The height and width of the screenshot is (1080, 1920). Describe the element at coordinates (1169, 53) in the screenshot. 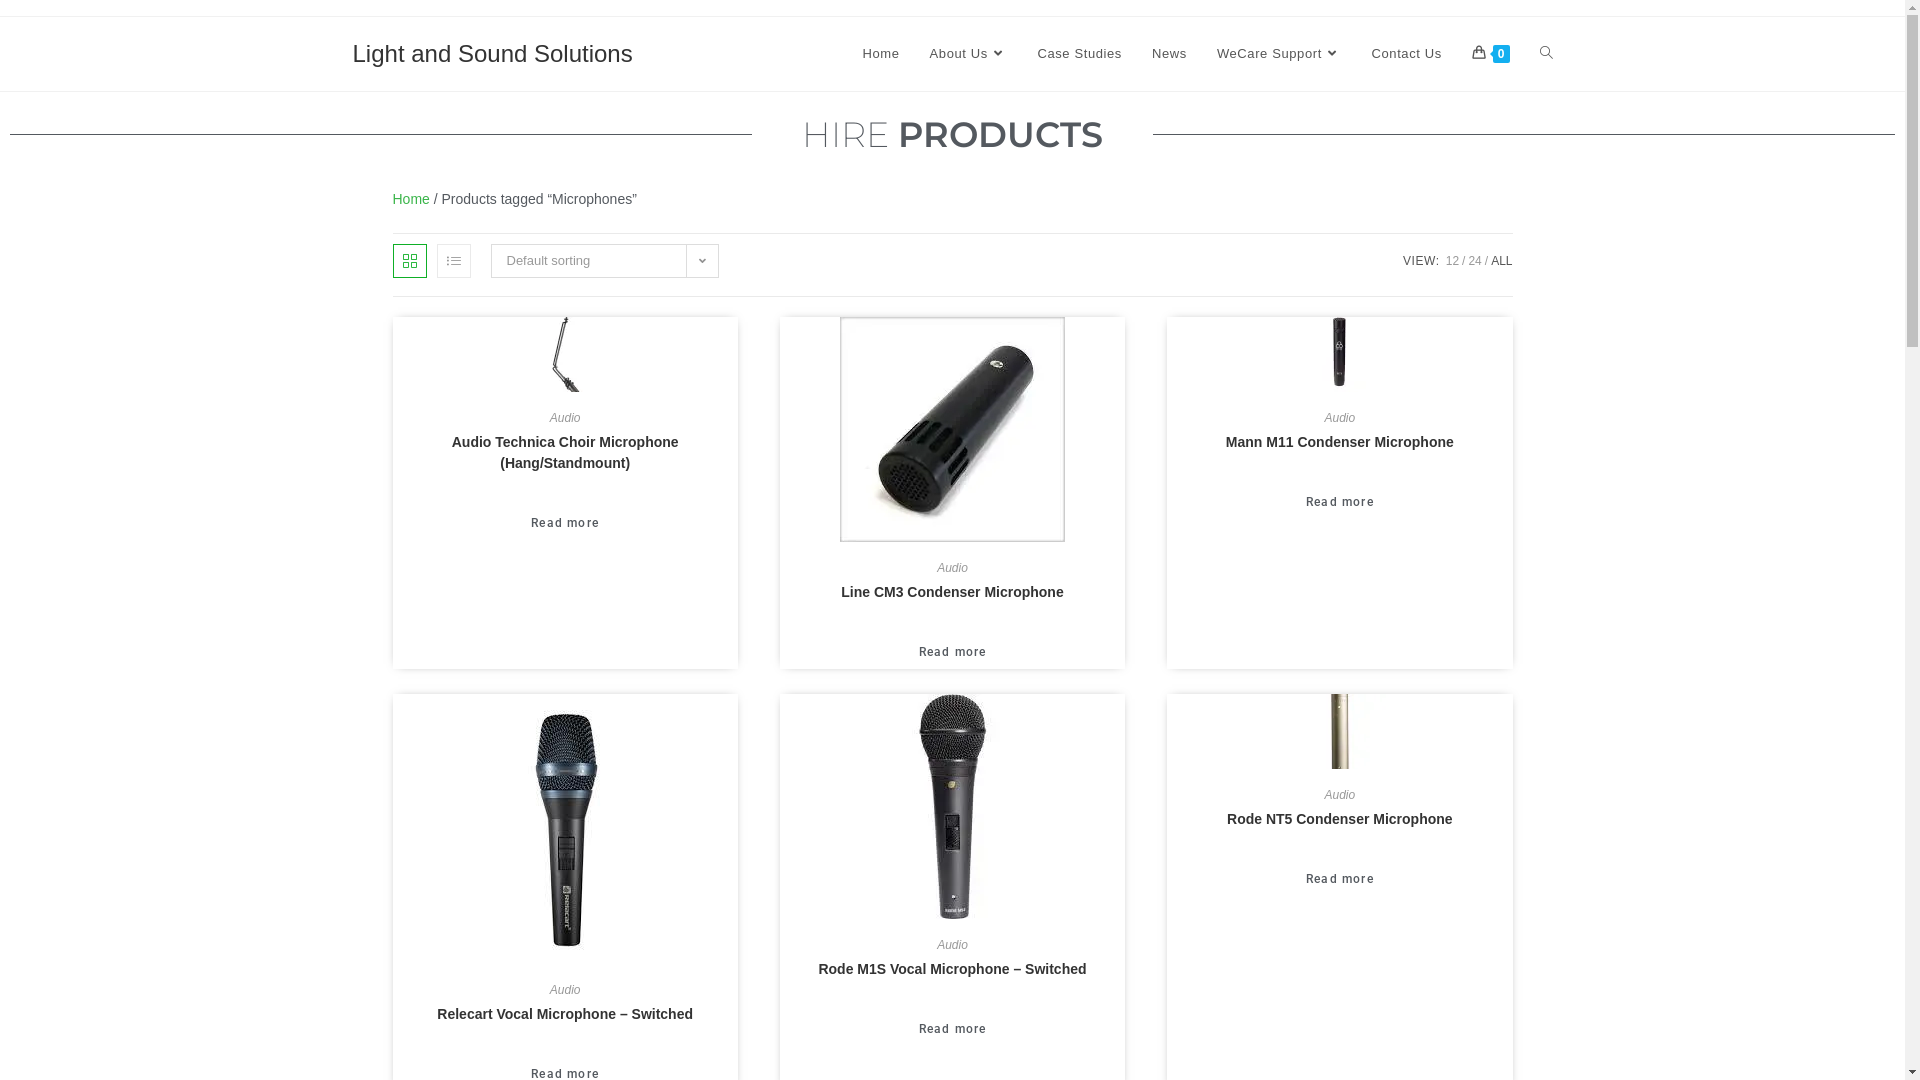

I see `'News'` at that location.